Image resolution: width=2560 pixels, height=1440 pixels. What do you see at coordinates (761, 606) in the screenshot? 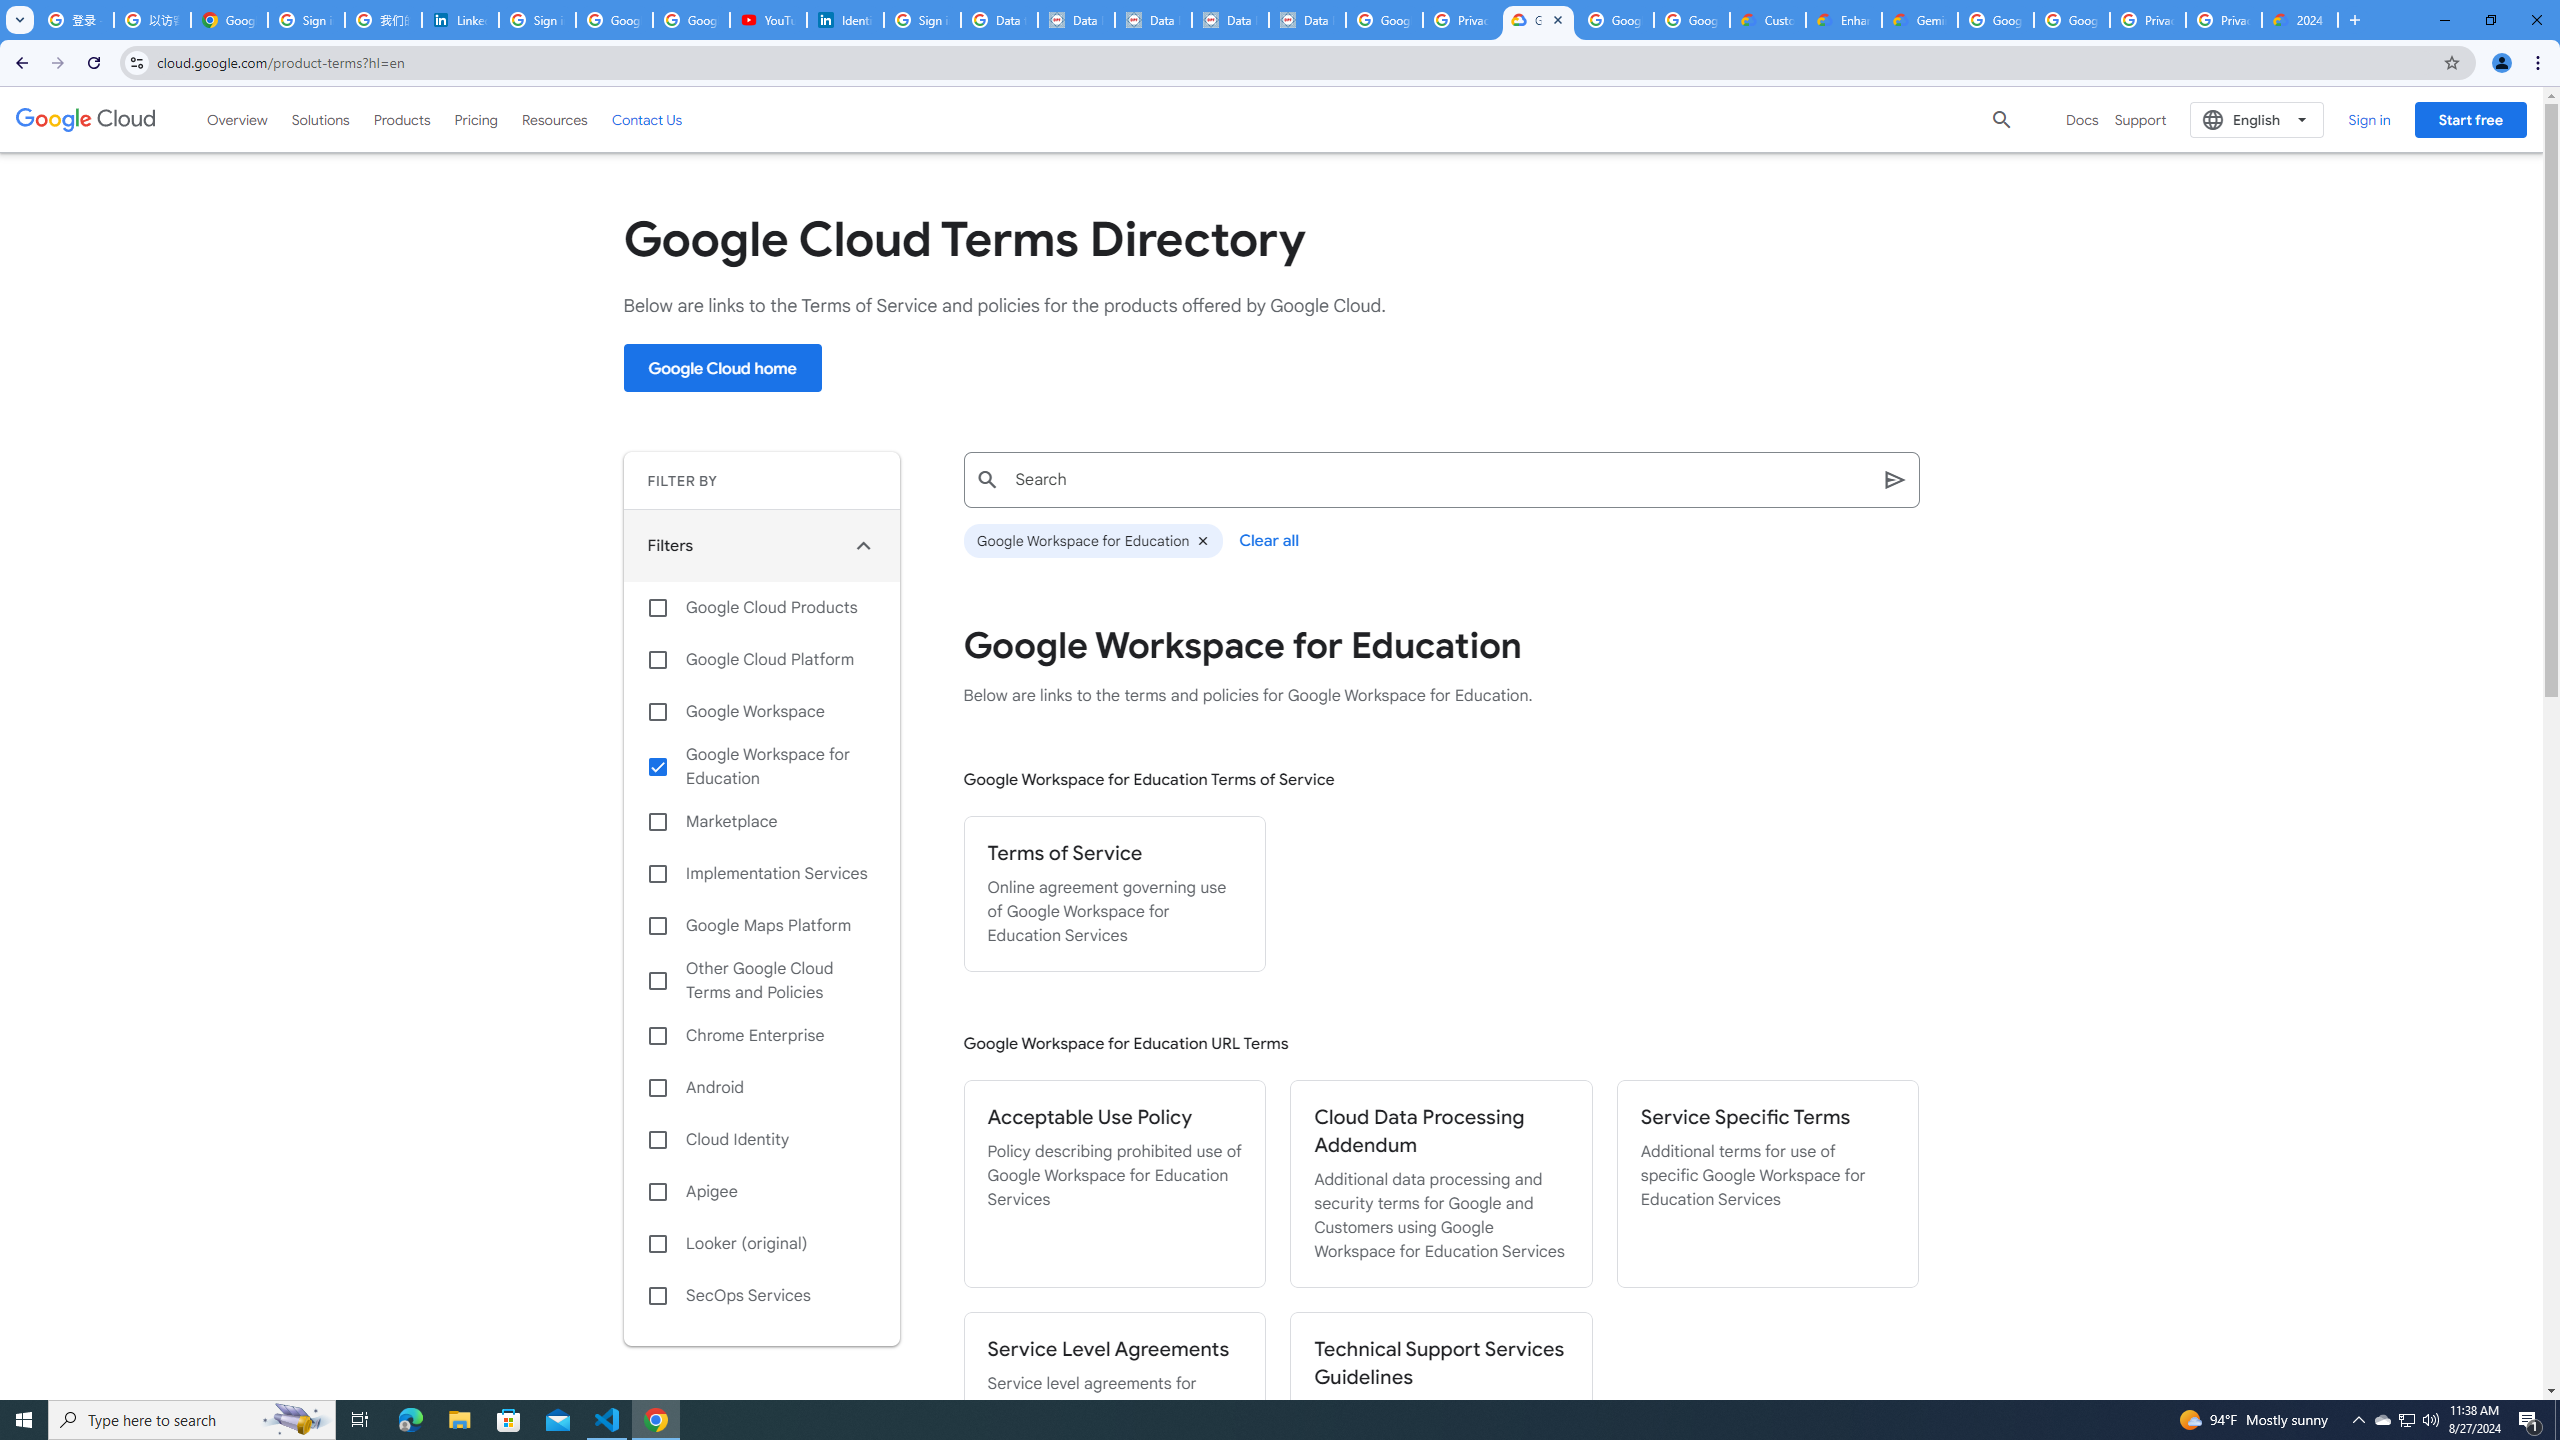
I see `'Google Cloud Products'` at bounding box center [761, 606].